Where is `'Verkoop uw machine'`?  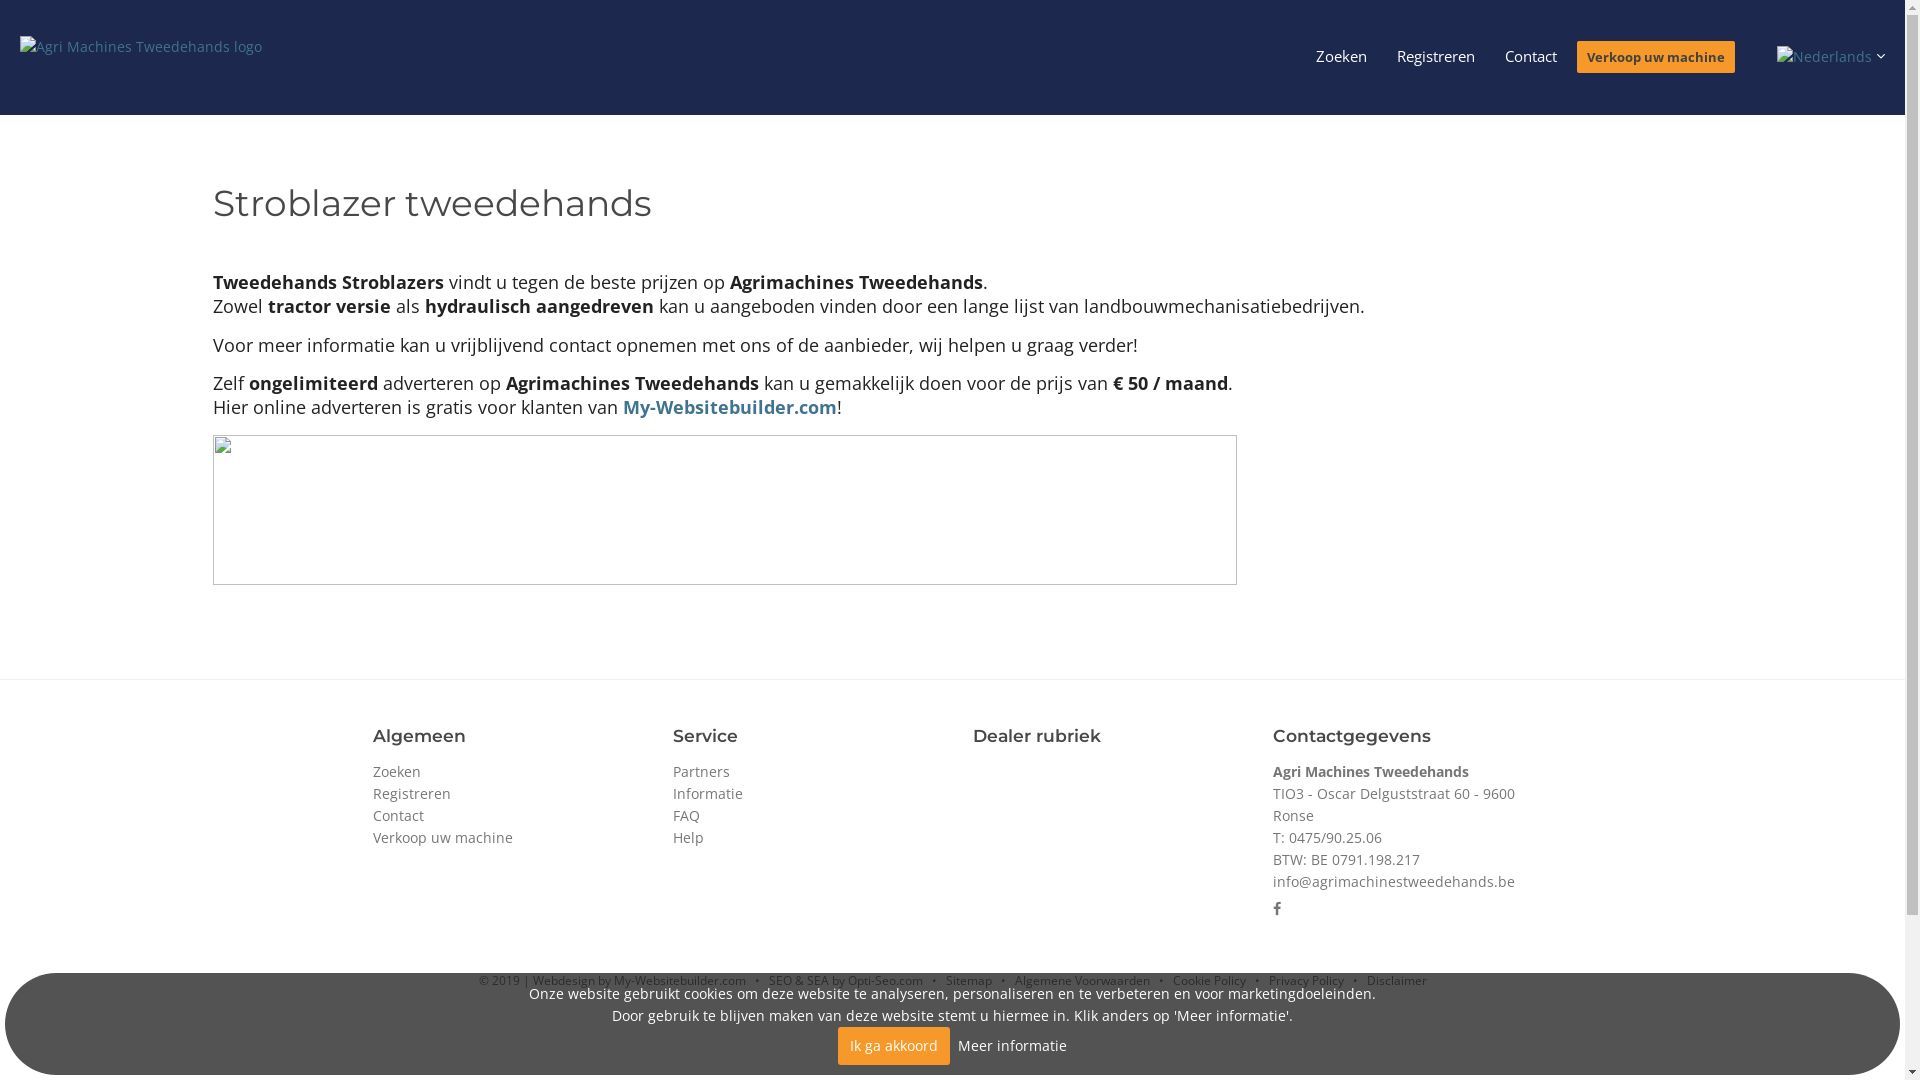
'Verkoop uw machine' is located at coordinates (1656, 56).